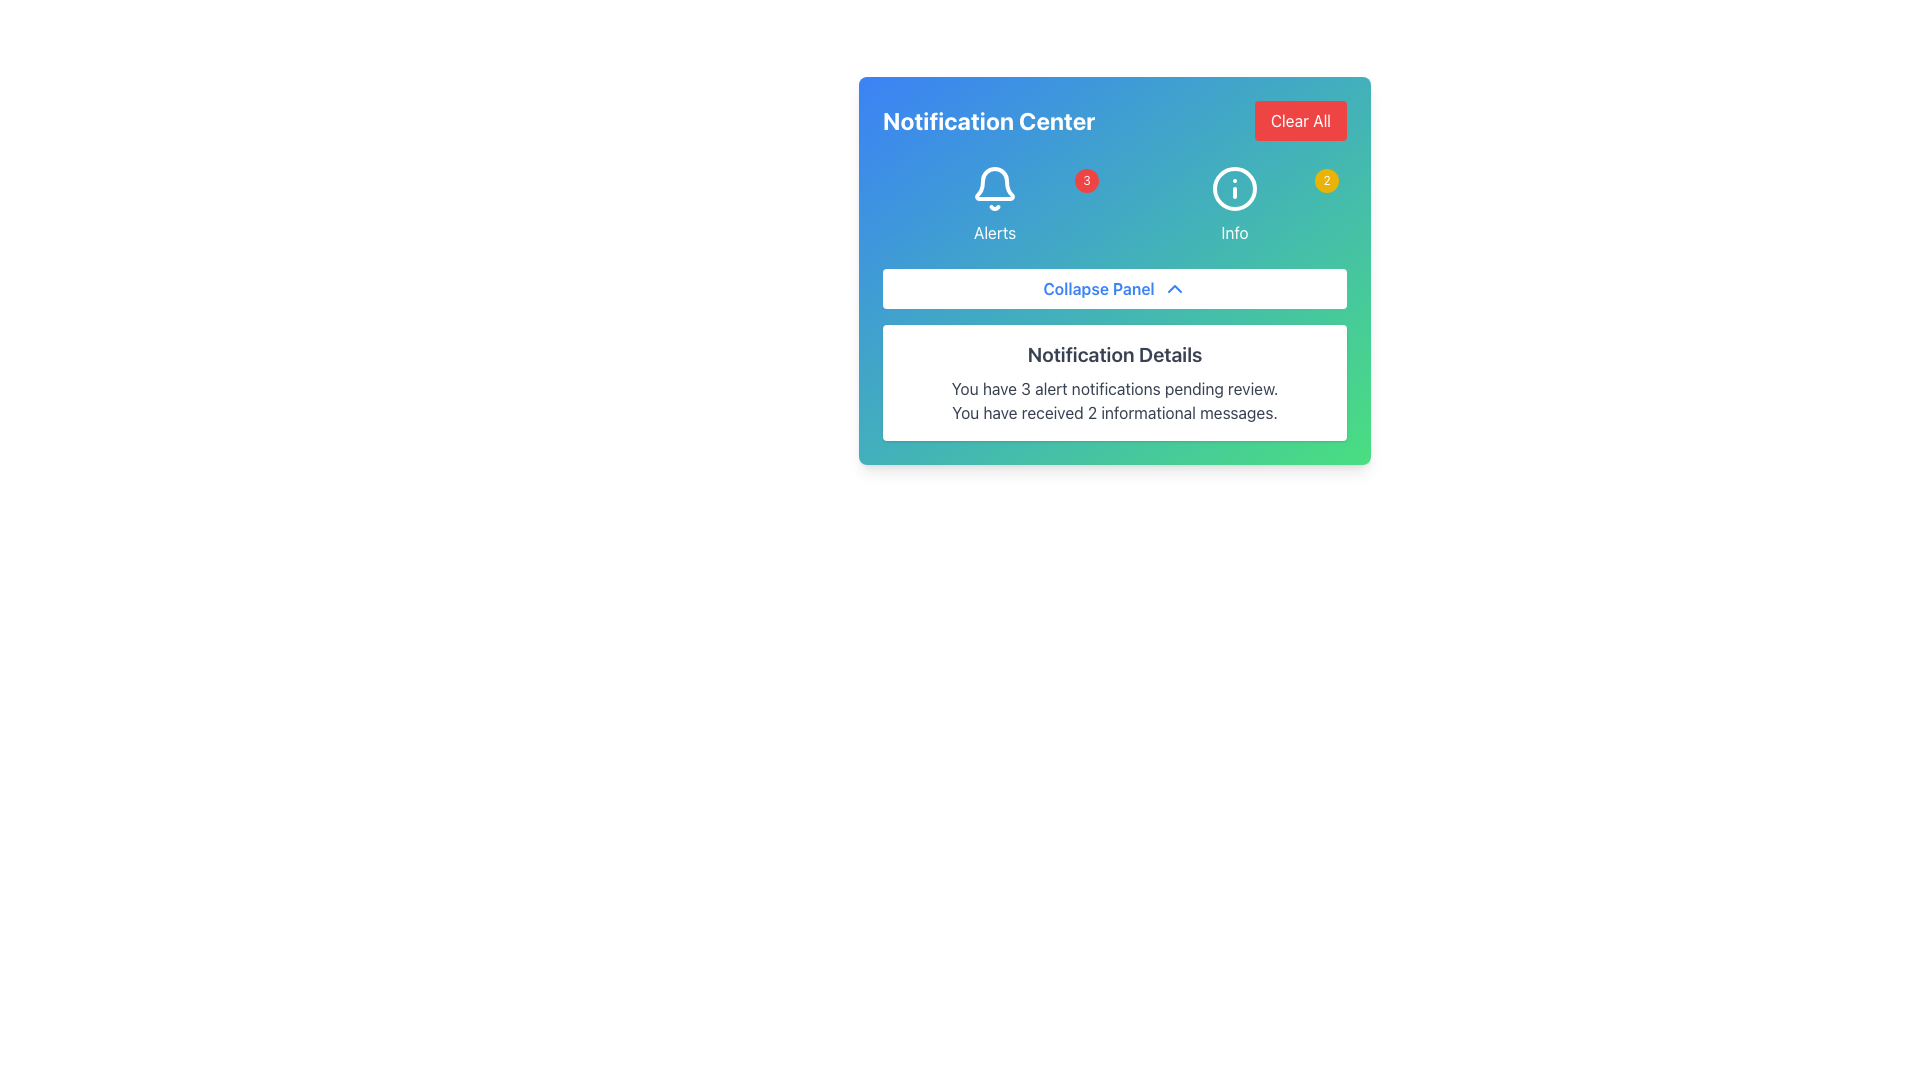 Image resolution: width=1920 pixels, height=1080 pixels. Describe the element at coordinates (1085, 181) in the screenshot. I see `the Notification Badge, a small circular badge with a red background and the number '3' in bold white text, located in the upper-right corner of the notification interface` at that location.